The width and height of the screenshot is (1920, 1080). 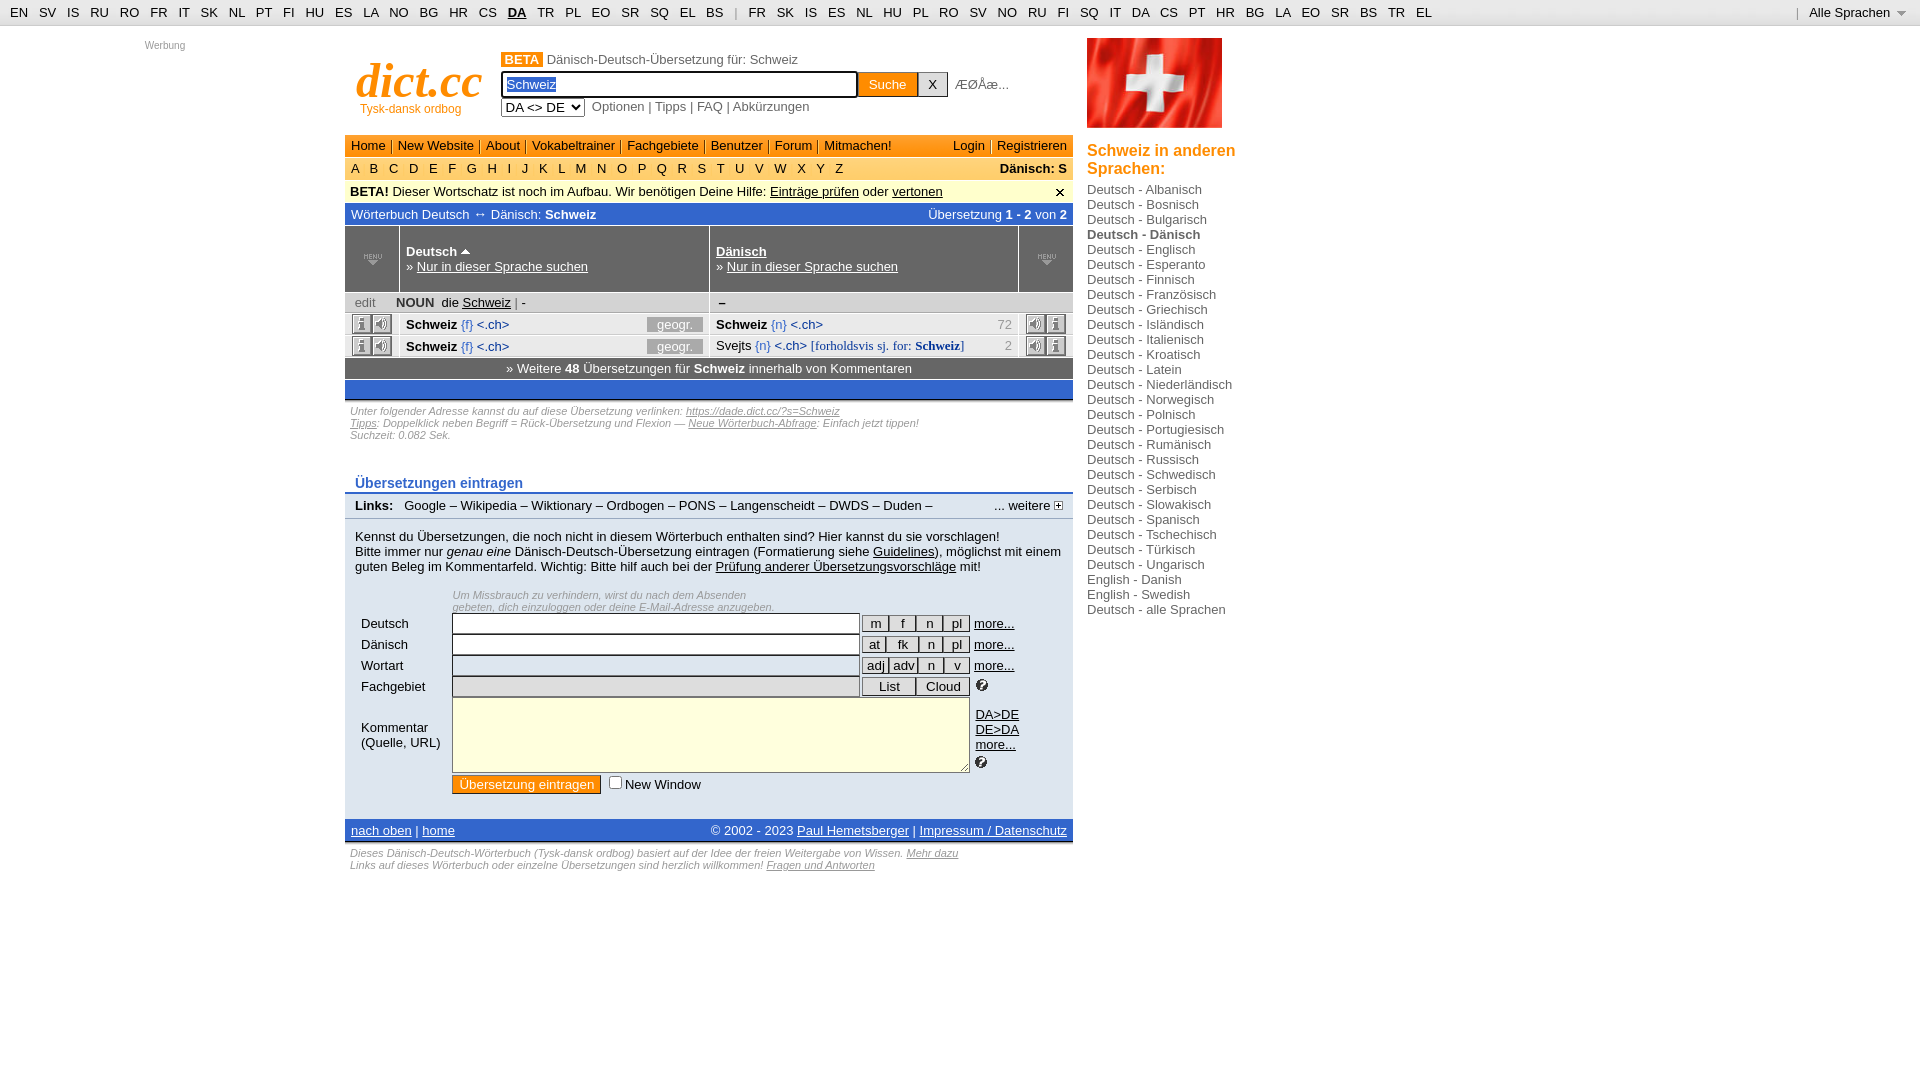 What do you see at coordinates (836, 12) in the screenshot?
I see `'ES'` at bounding box center [836, 12].